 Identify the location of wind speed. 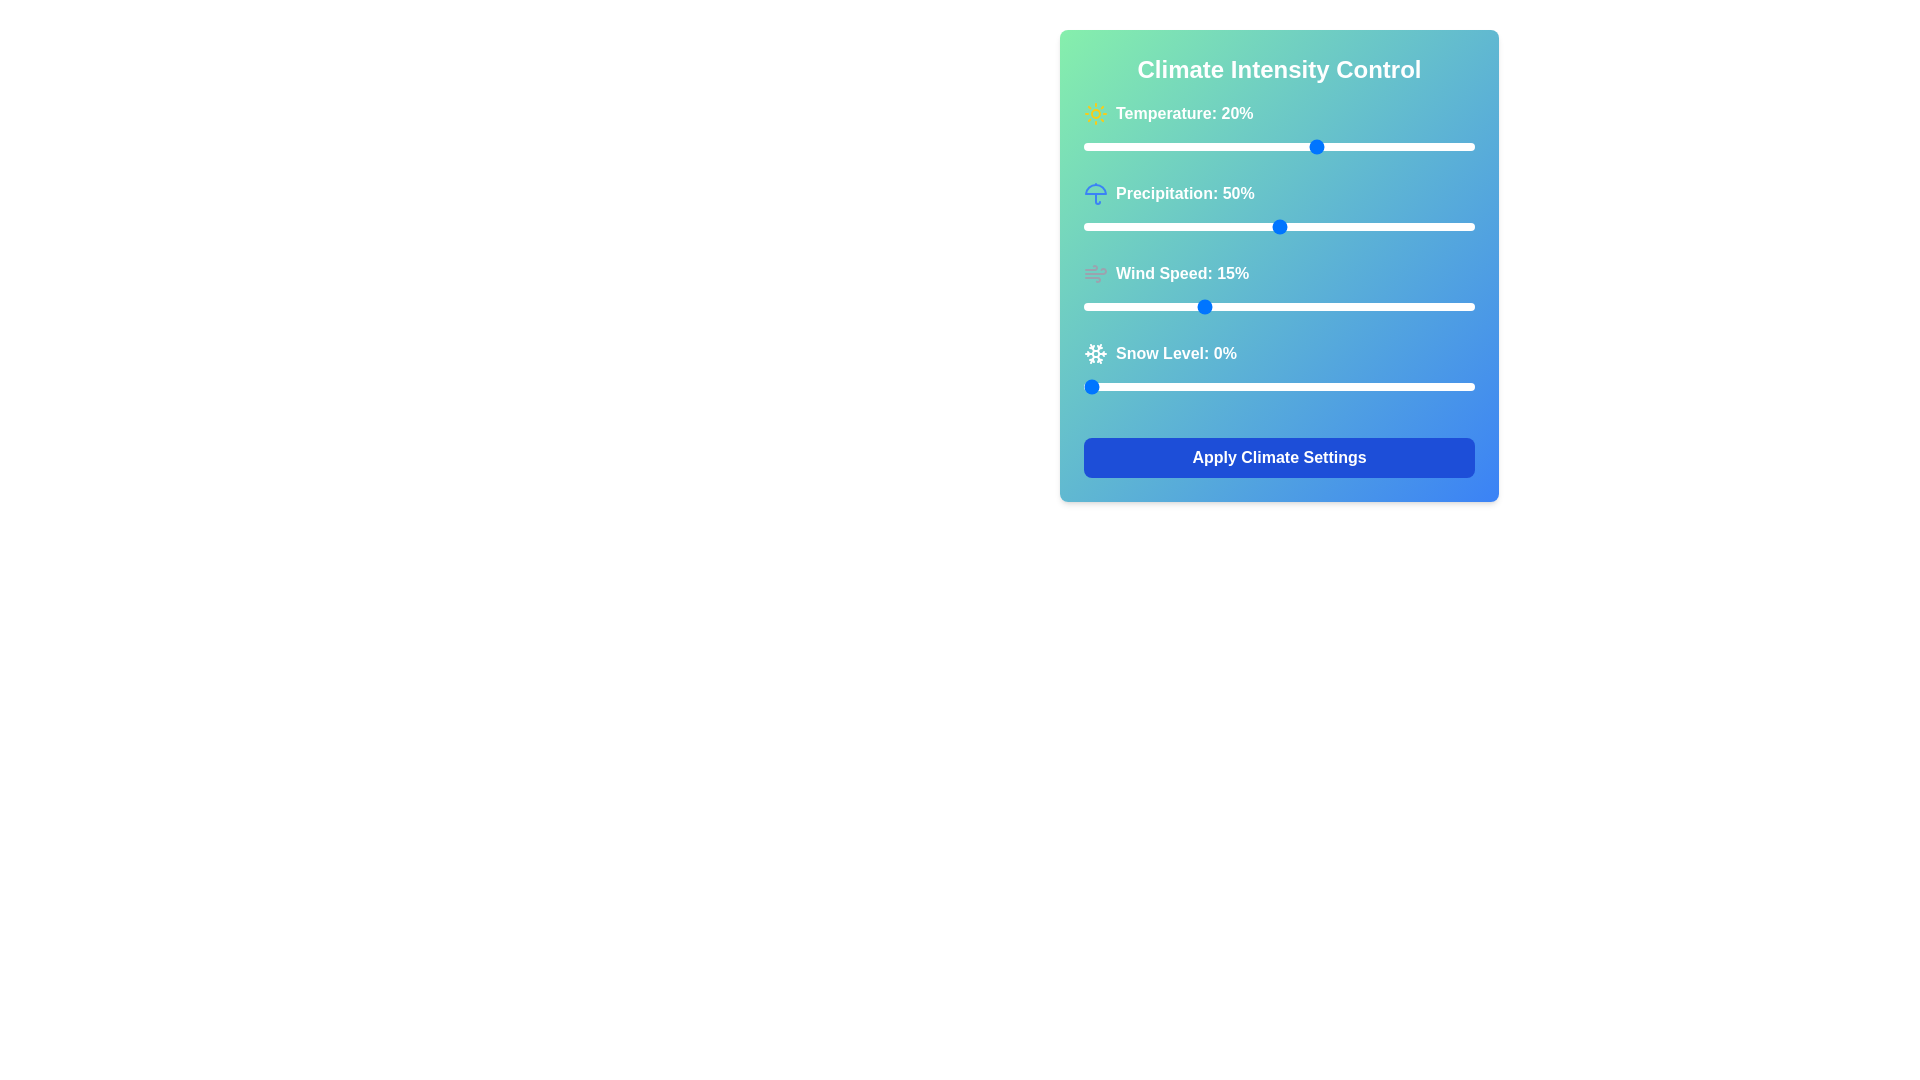
(1083, 307).